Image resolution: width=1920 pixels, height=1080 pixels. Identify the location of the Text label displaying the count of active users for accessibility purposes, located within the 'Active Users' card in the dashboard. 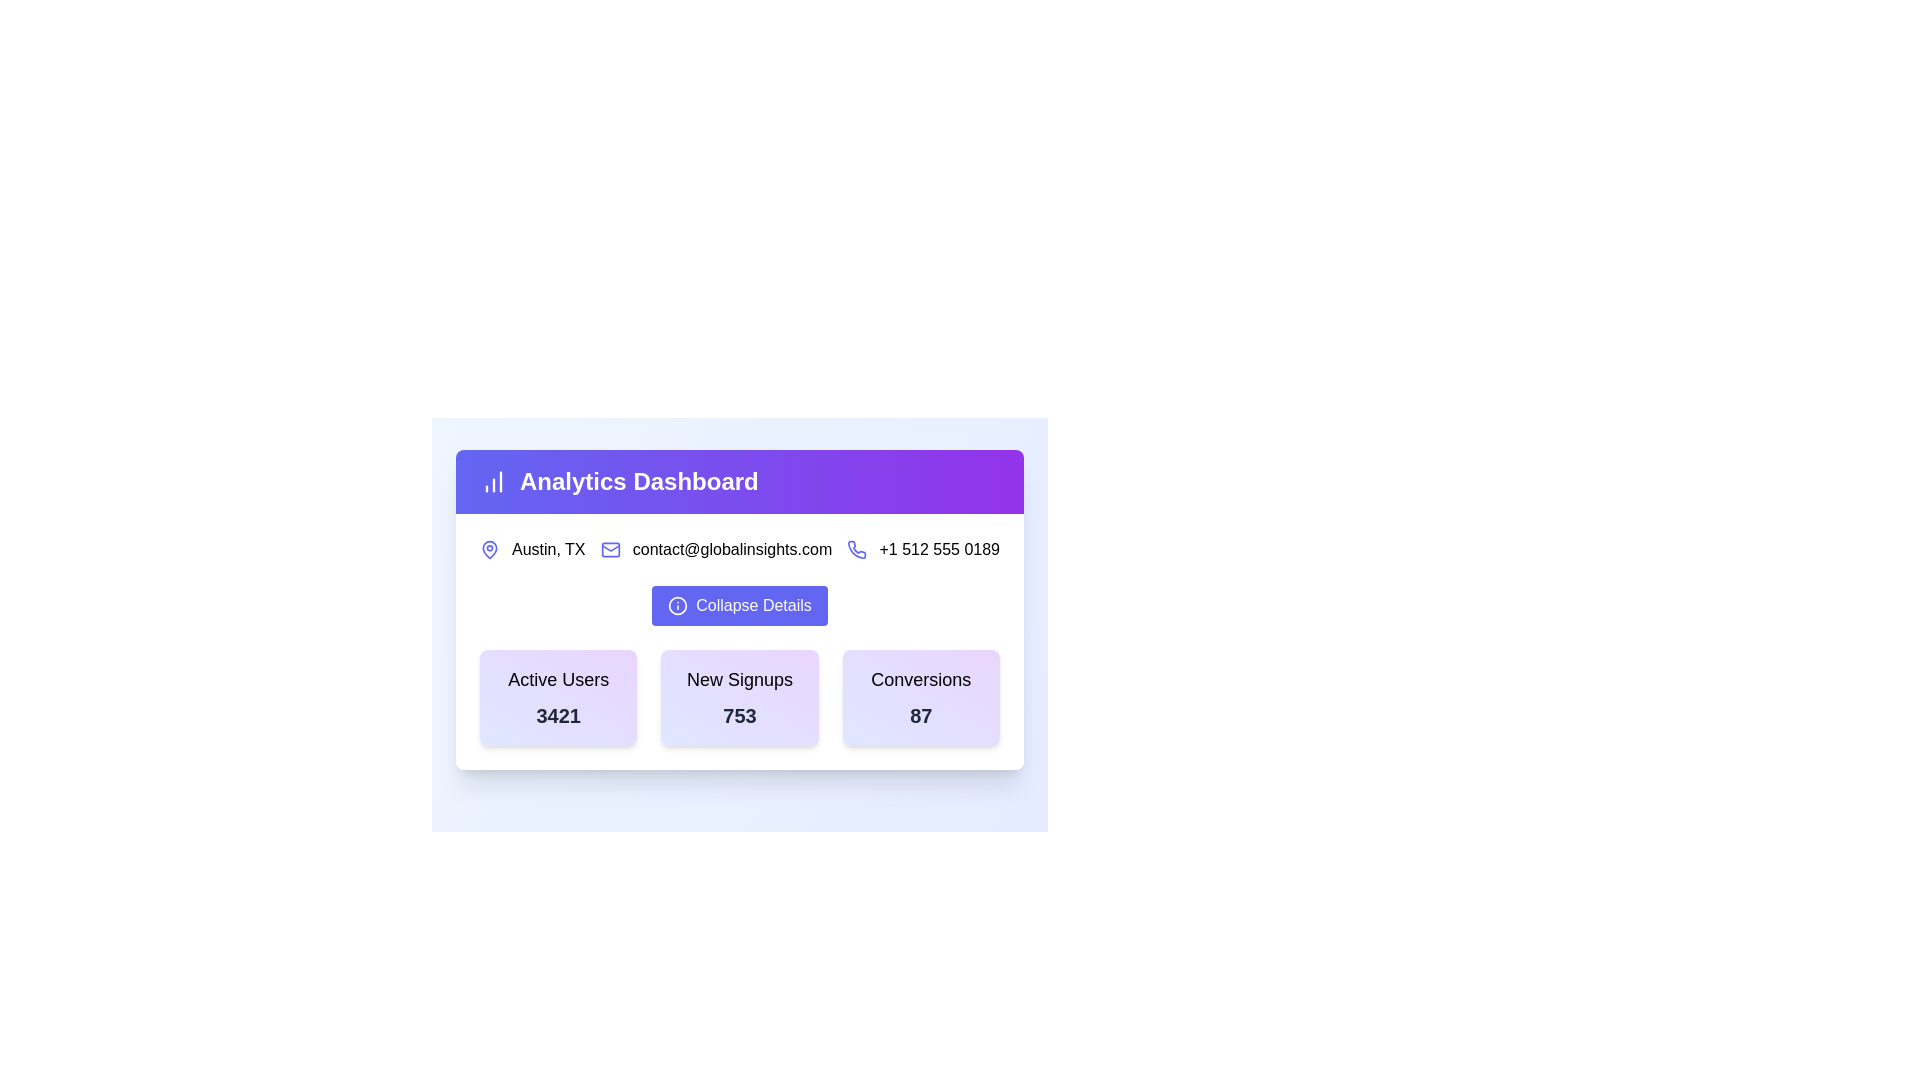
(558, 715).